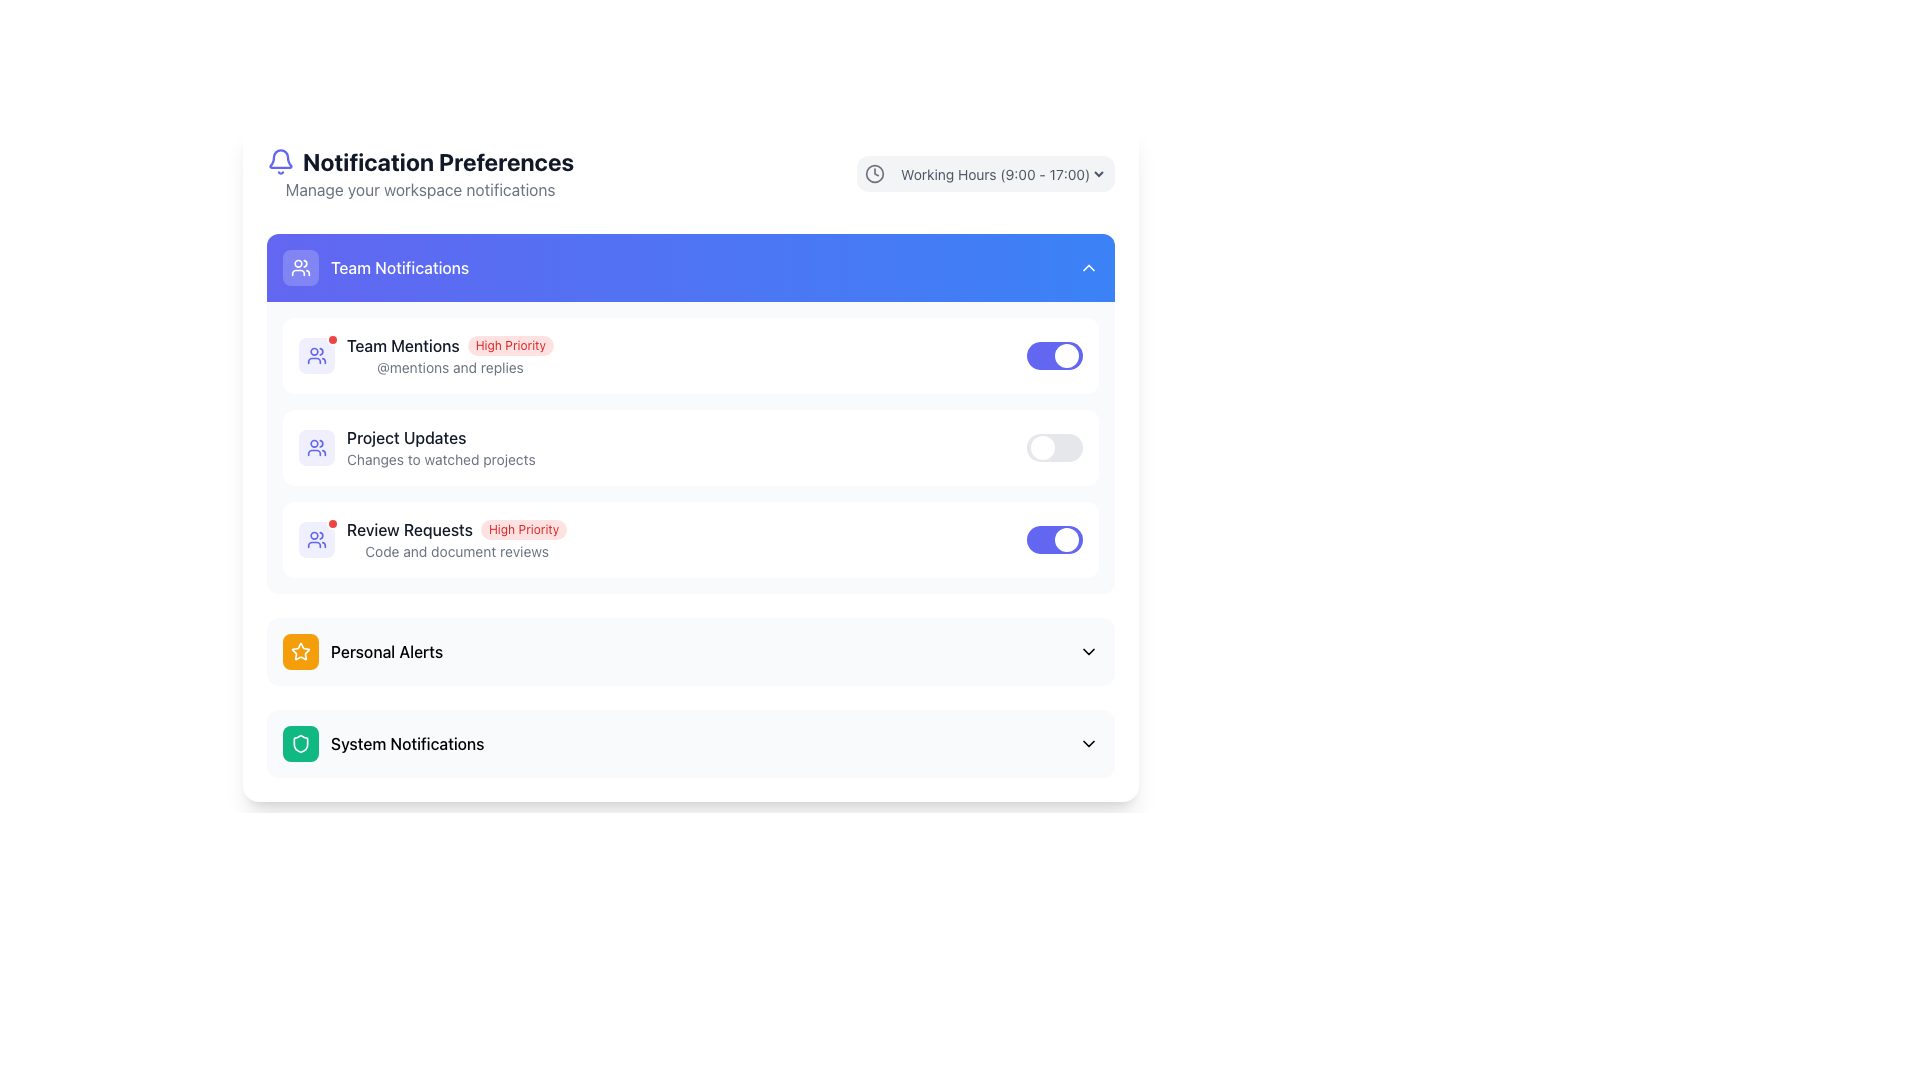  What do you see at coordinates (691, 540) in the screenshot?
I see `the 'Review Requests' notification entry with a purple toggle switch, which is the third item under the 'Team Notifications' section` at bounding box center [691, 540].